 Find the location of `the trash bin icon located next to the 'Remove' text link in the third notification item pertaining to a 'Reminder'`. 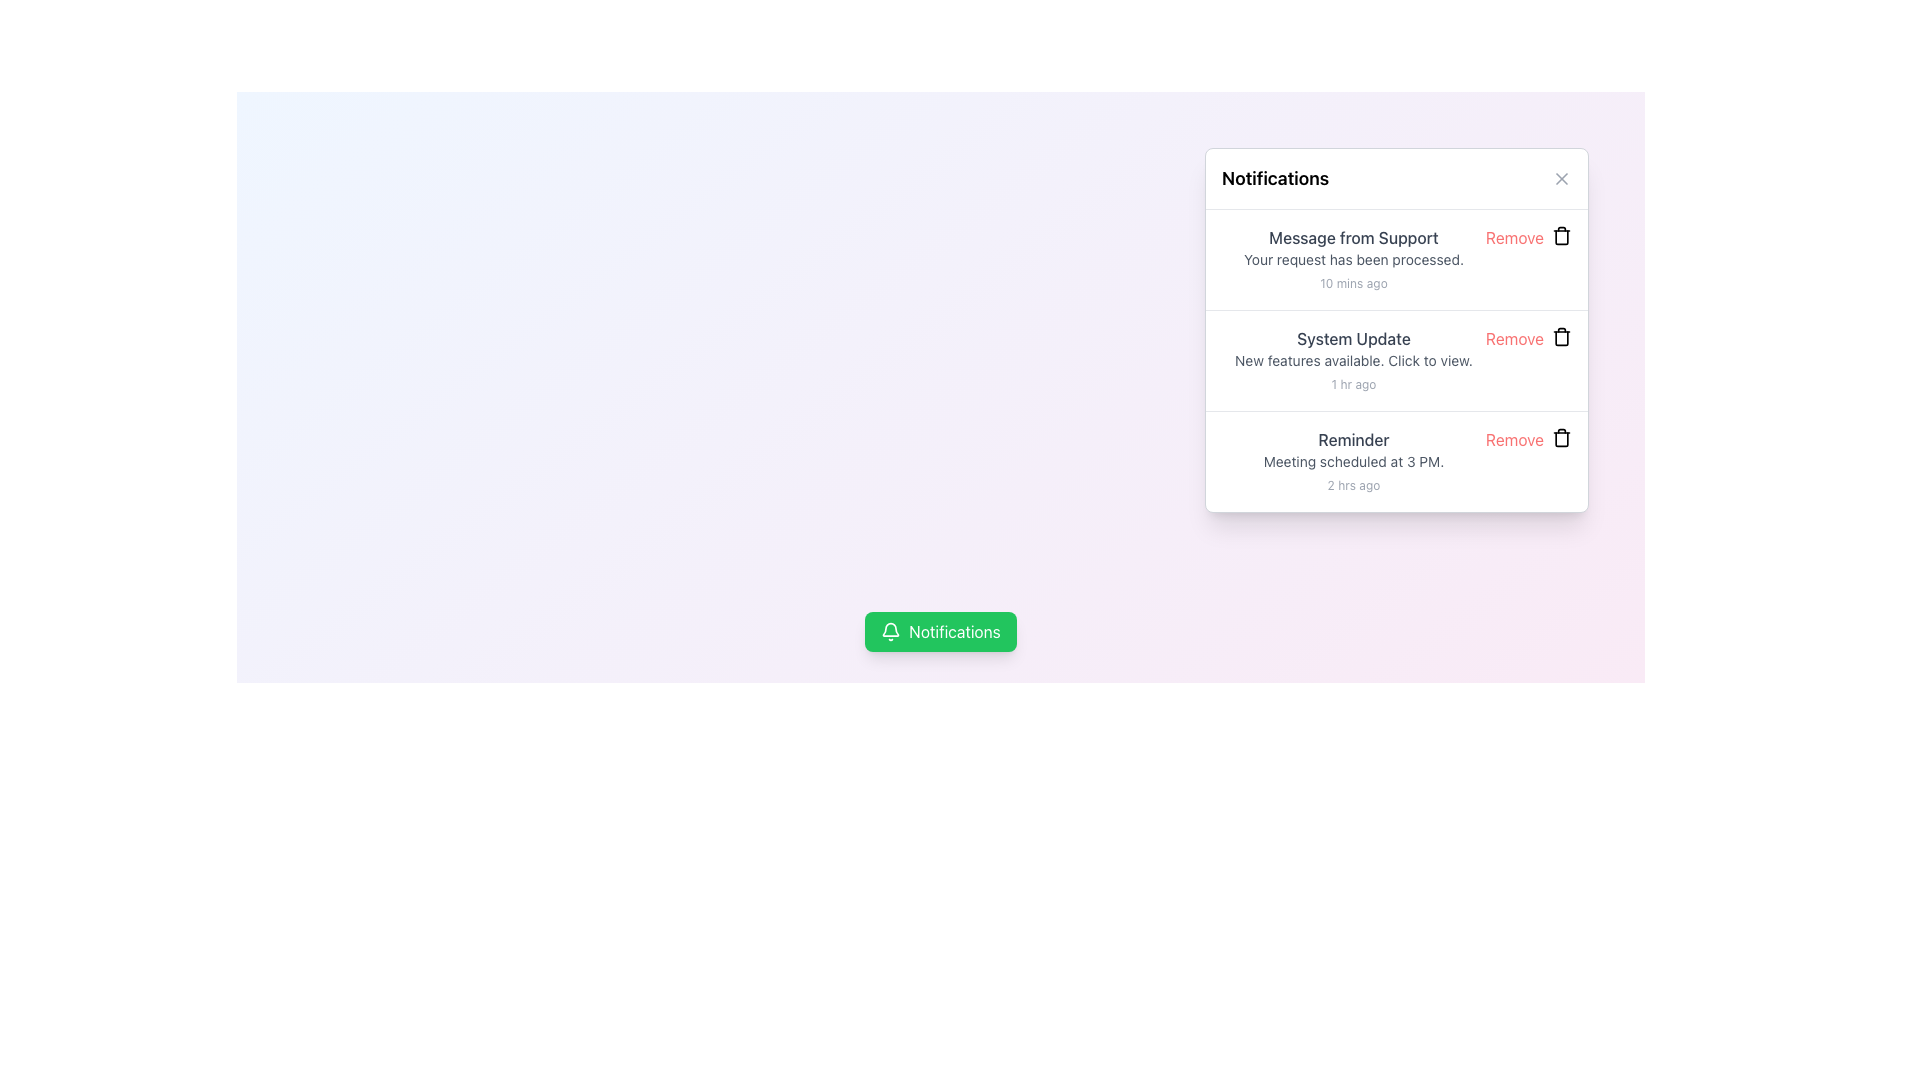

the trash bin icon located next to the 'Remove' text link in the third notification item pertaining to a 'Reminder' is located at coordinates (1560, 437).